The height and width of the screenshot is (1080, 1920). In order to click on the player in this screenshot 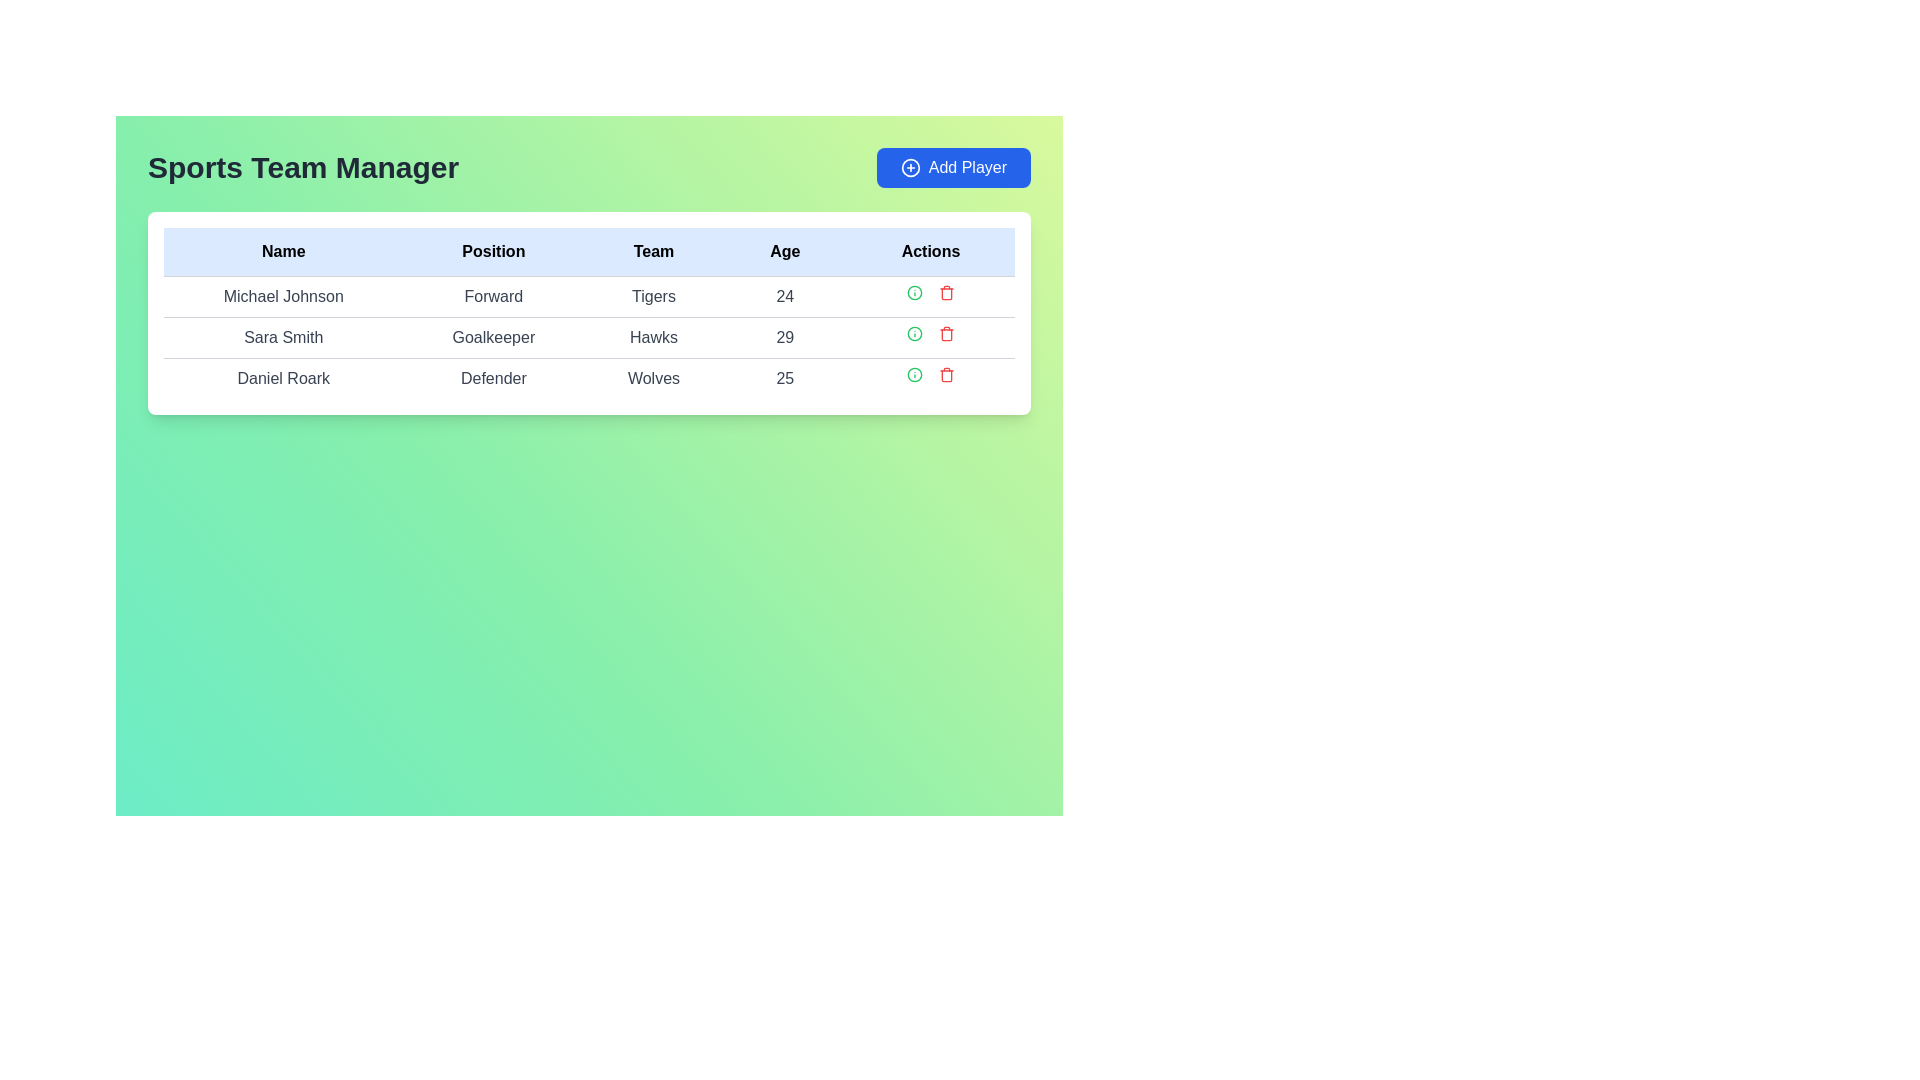, I will do `click(588, 336)`.